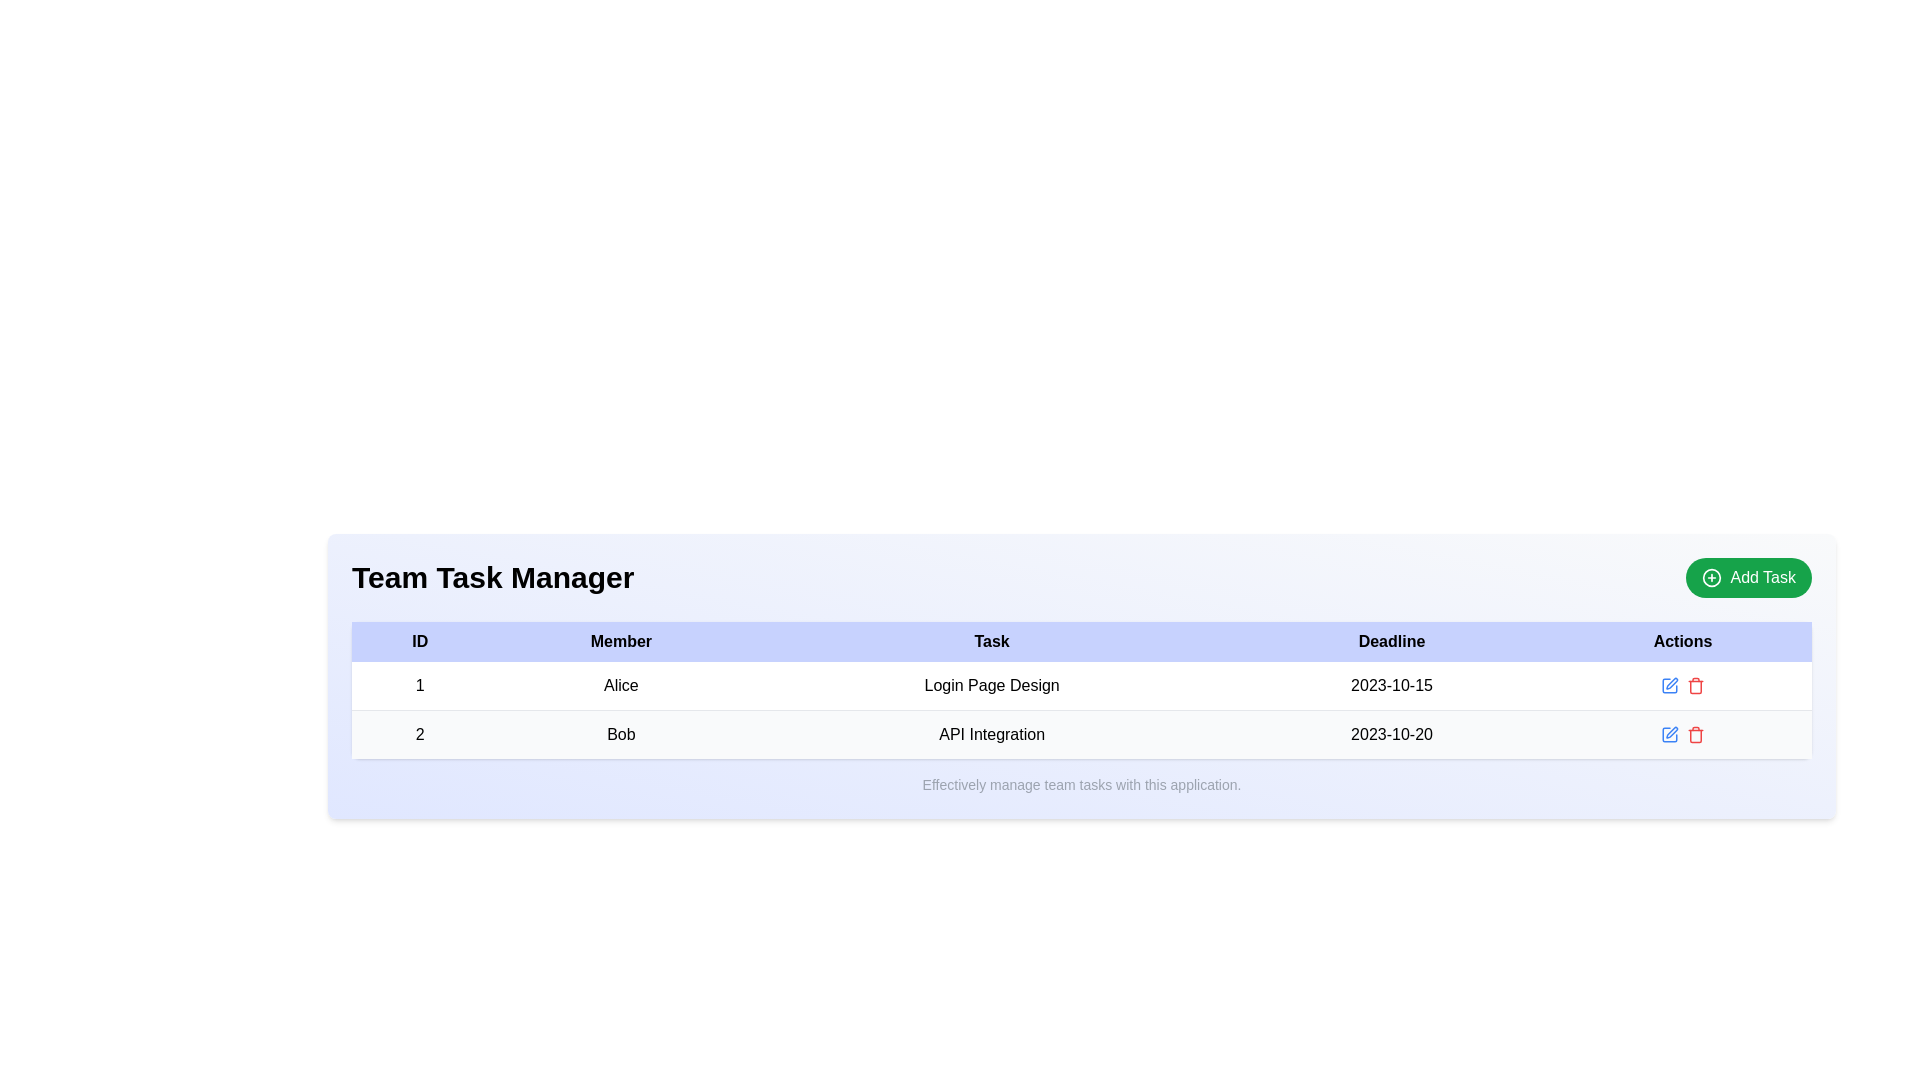 This screenshot has width=1920, height=1080. I want to click on the addition icon located on the left side of the 'Add Task' button in the top-right corner of the interface for accessibility actions, so click(1711, 578).